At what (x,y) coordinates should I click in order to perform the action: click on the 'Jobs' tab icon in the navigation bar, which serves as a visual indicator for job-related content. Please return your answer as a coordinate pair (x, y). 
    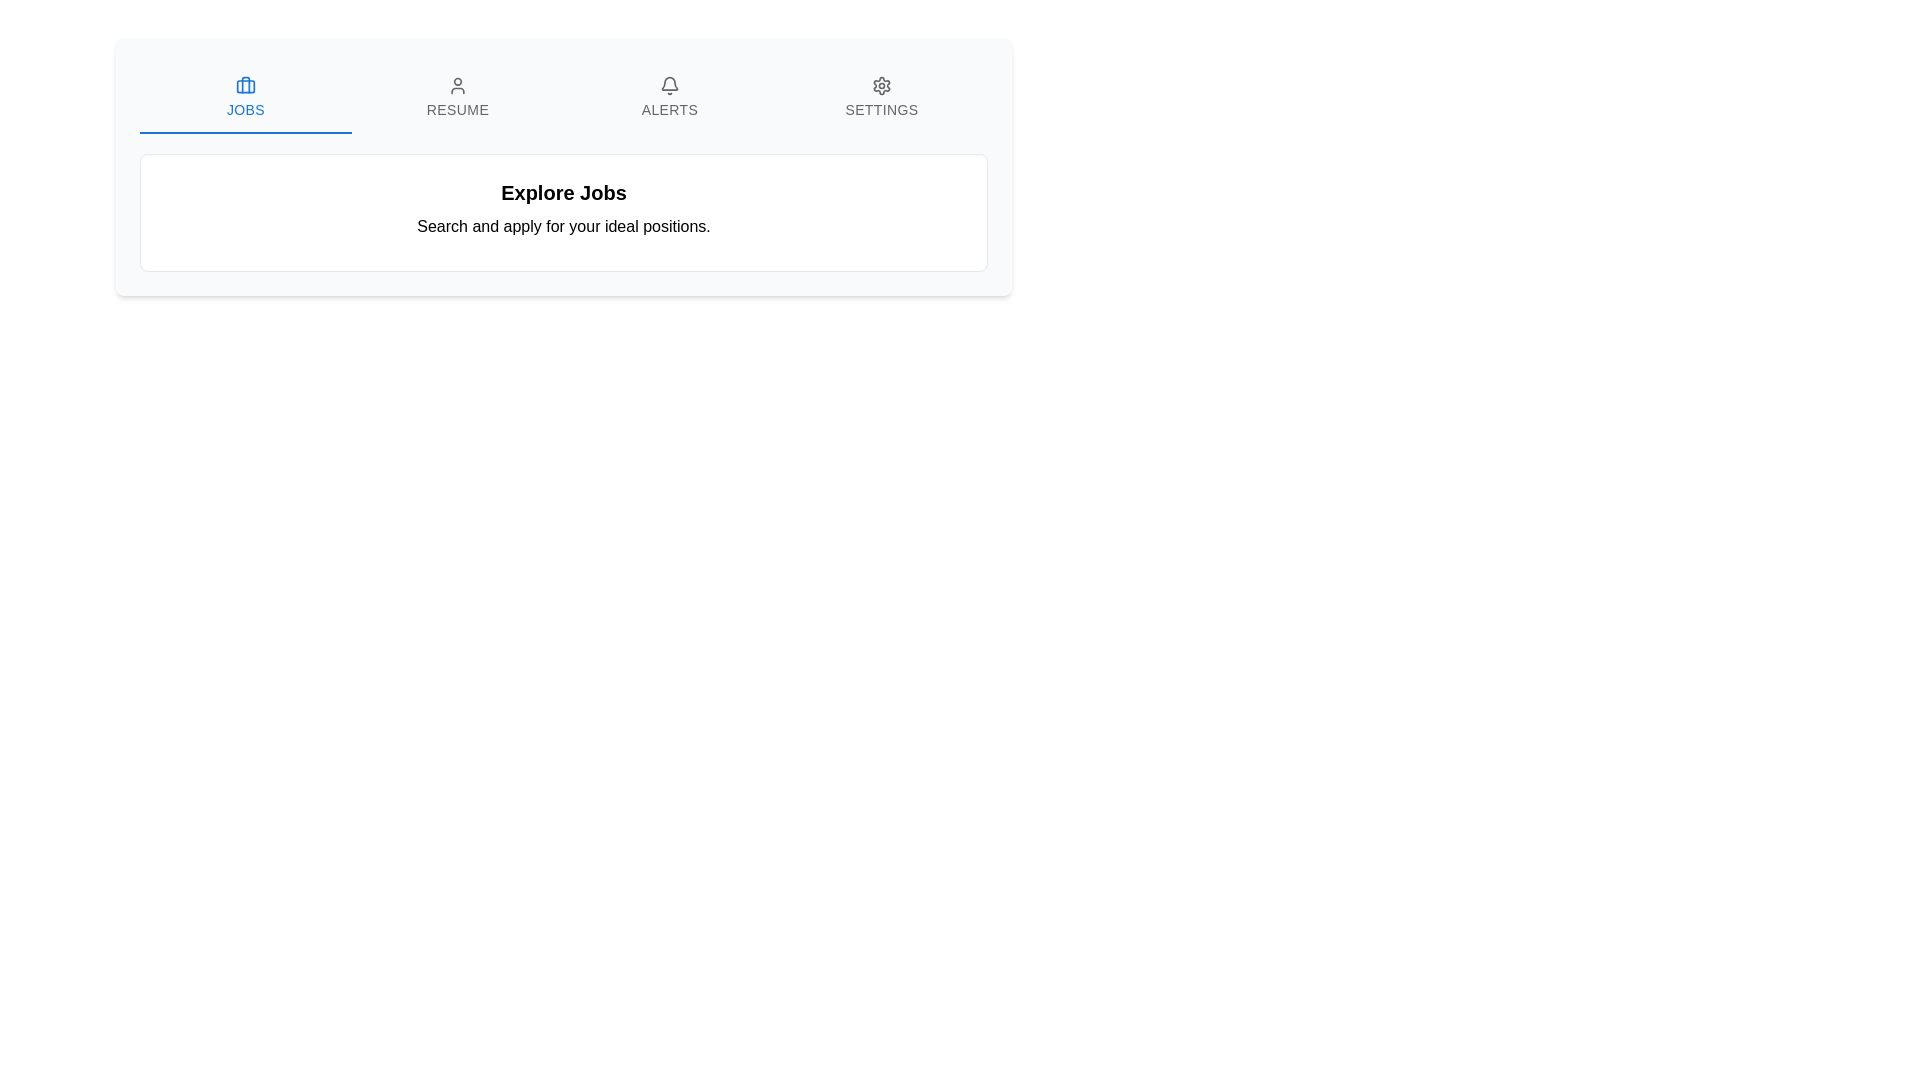
    Looking at the image, I should click on (244, 84).